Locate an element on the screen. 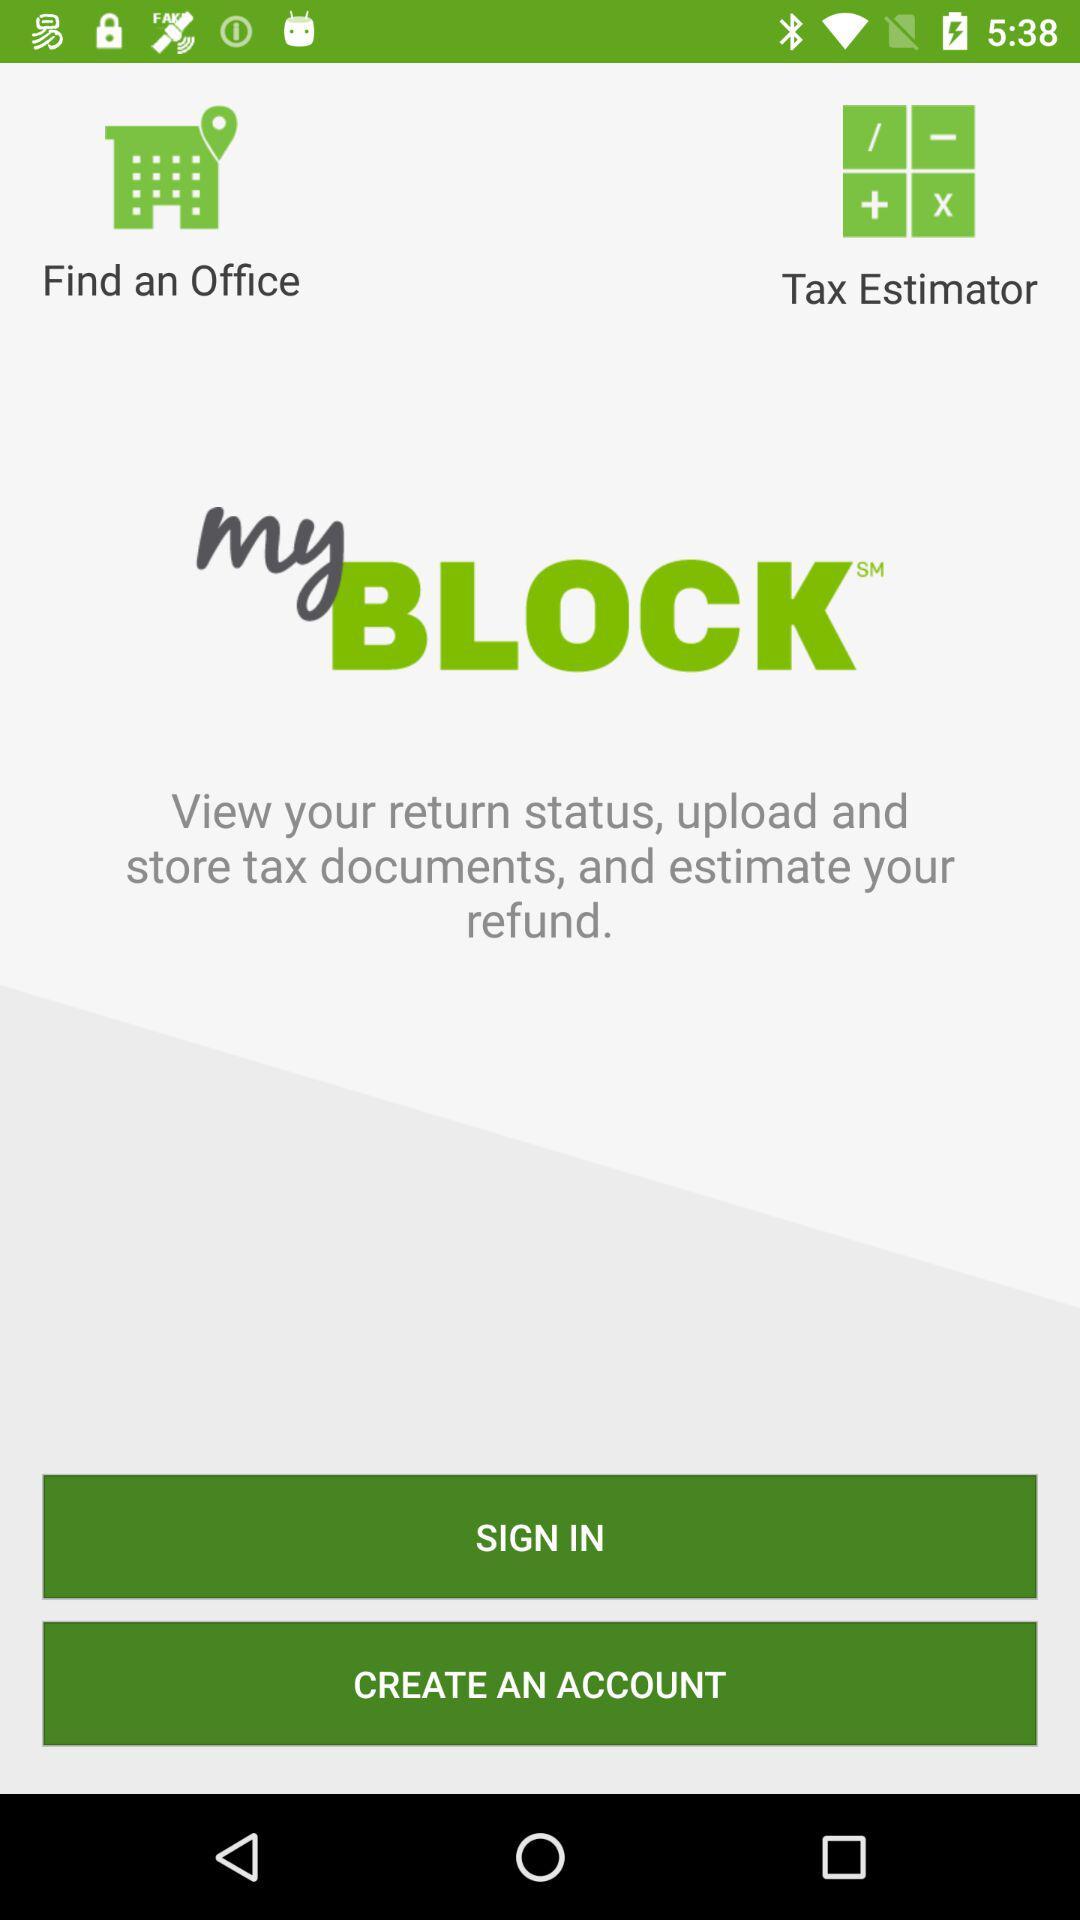 The image size is (1080, 1920). item above the create an account item is located at coordinates (540, 1535).